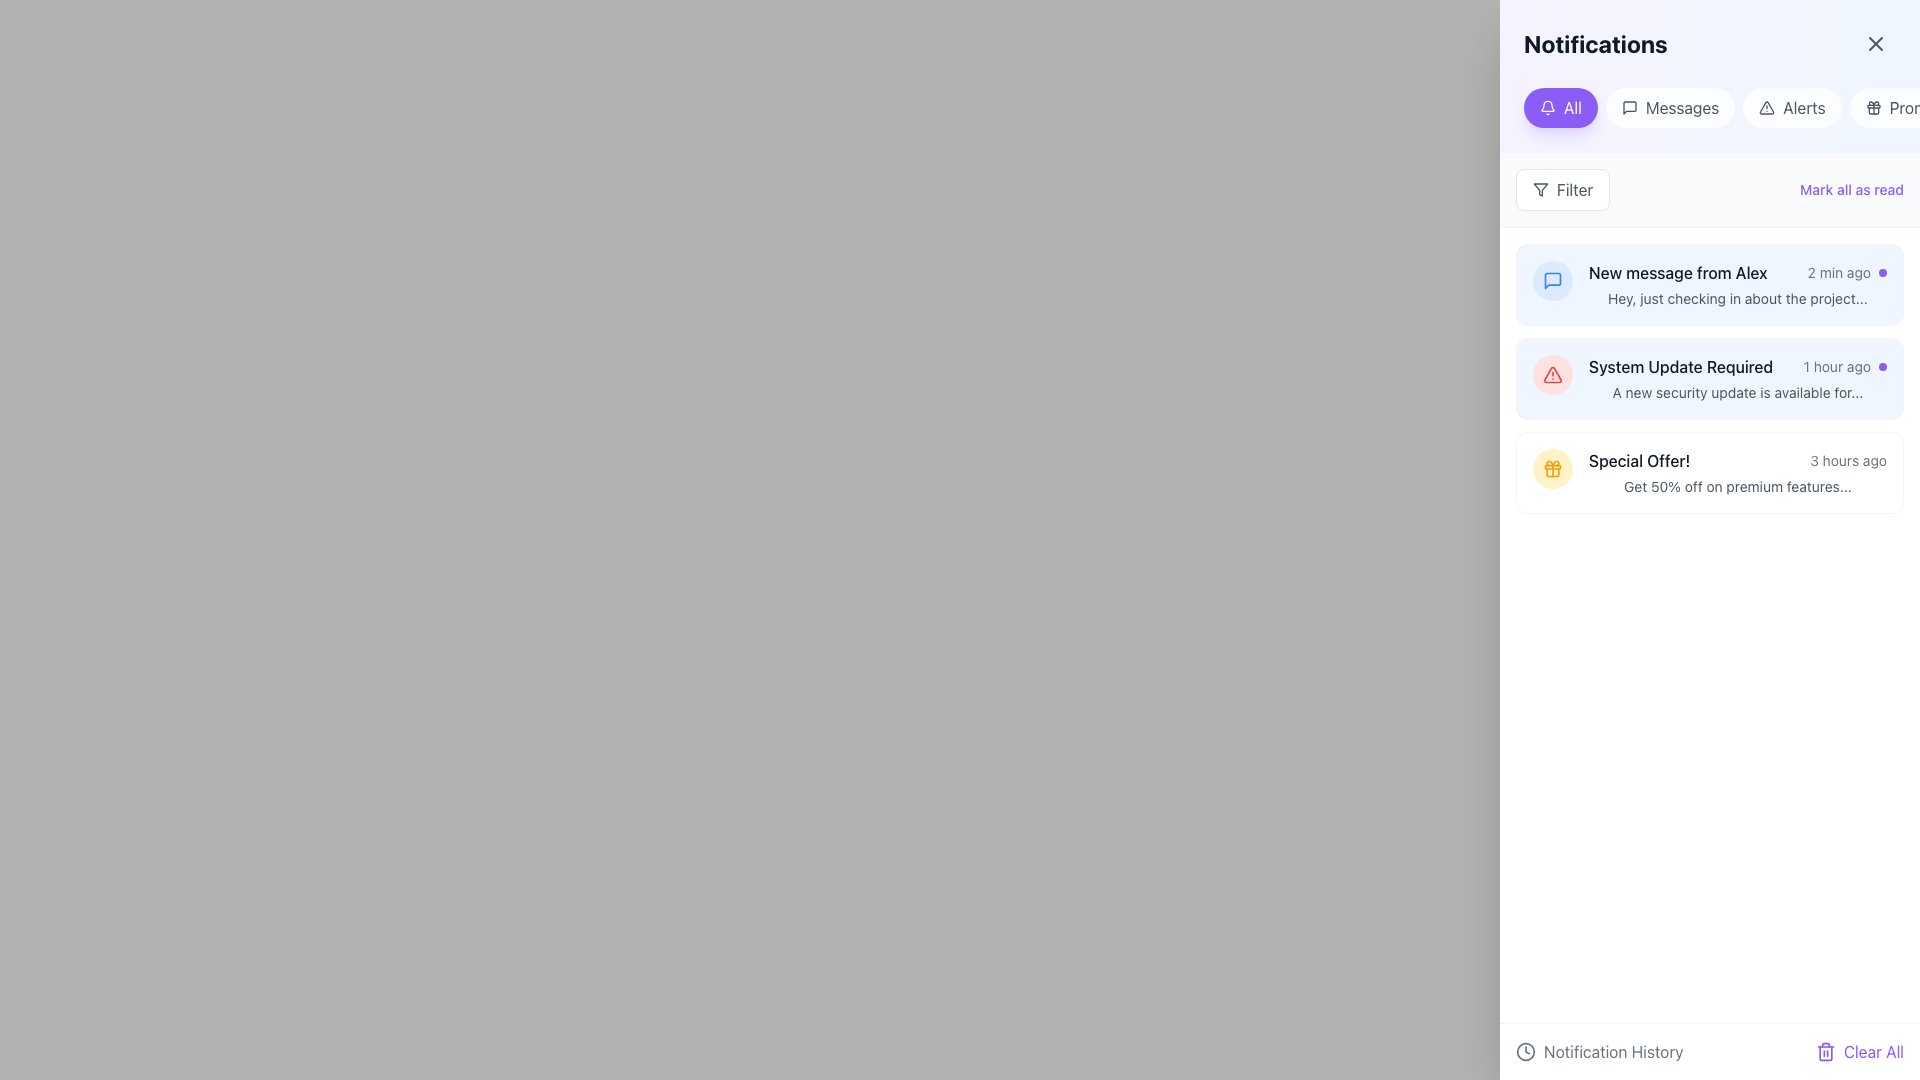 The image size is (1920, 1080). I want to click on the static text label displaying 'Special Offer!' in the right-hand notification panel, which is the foremost text on the third notification entry from the top, so click(1639, 461).